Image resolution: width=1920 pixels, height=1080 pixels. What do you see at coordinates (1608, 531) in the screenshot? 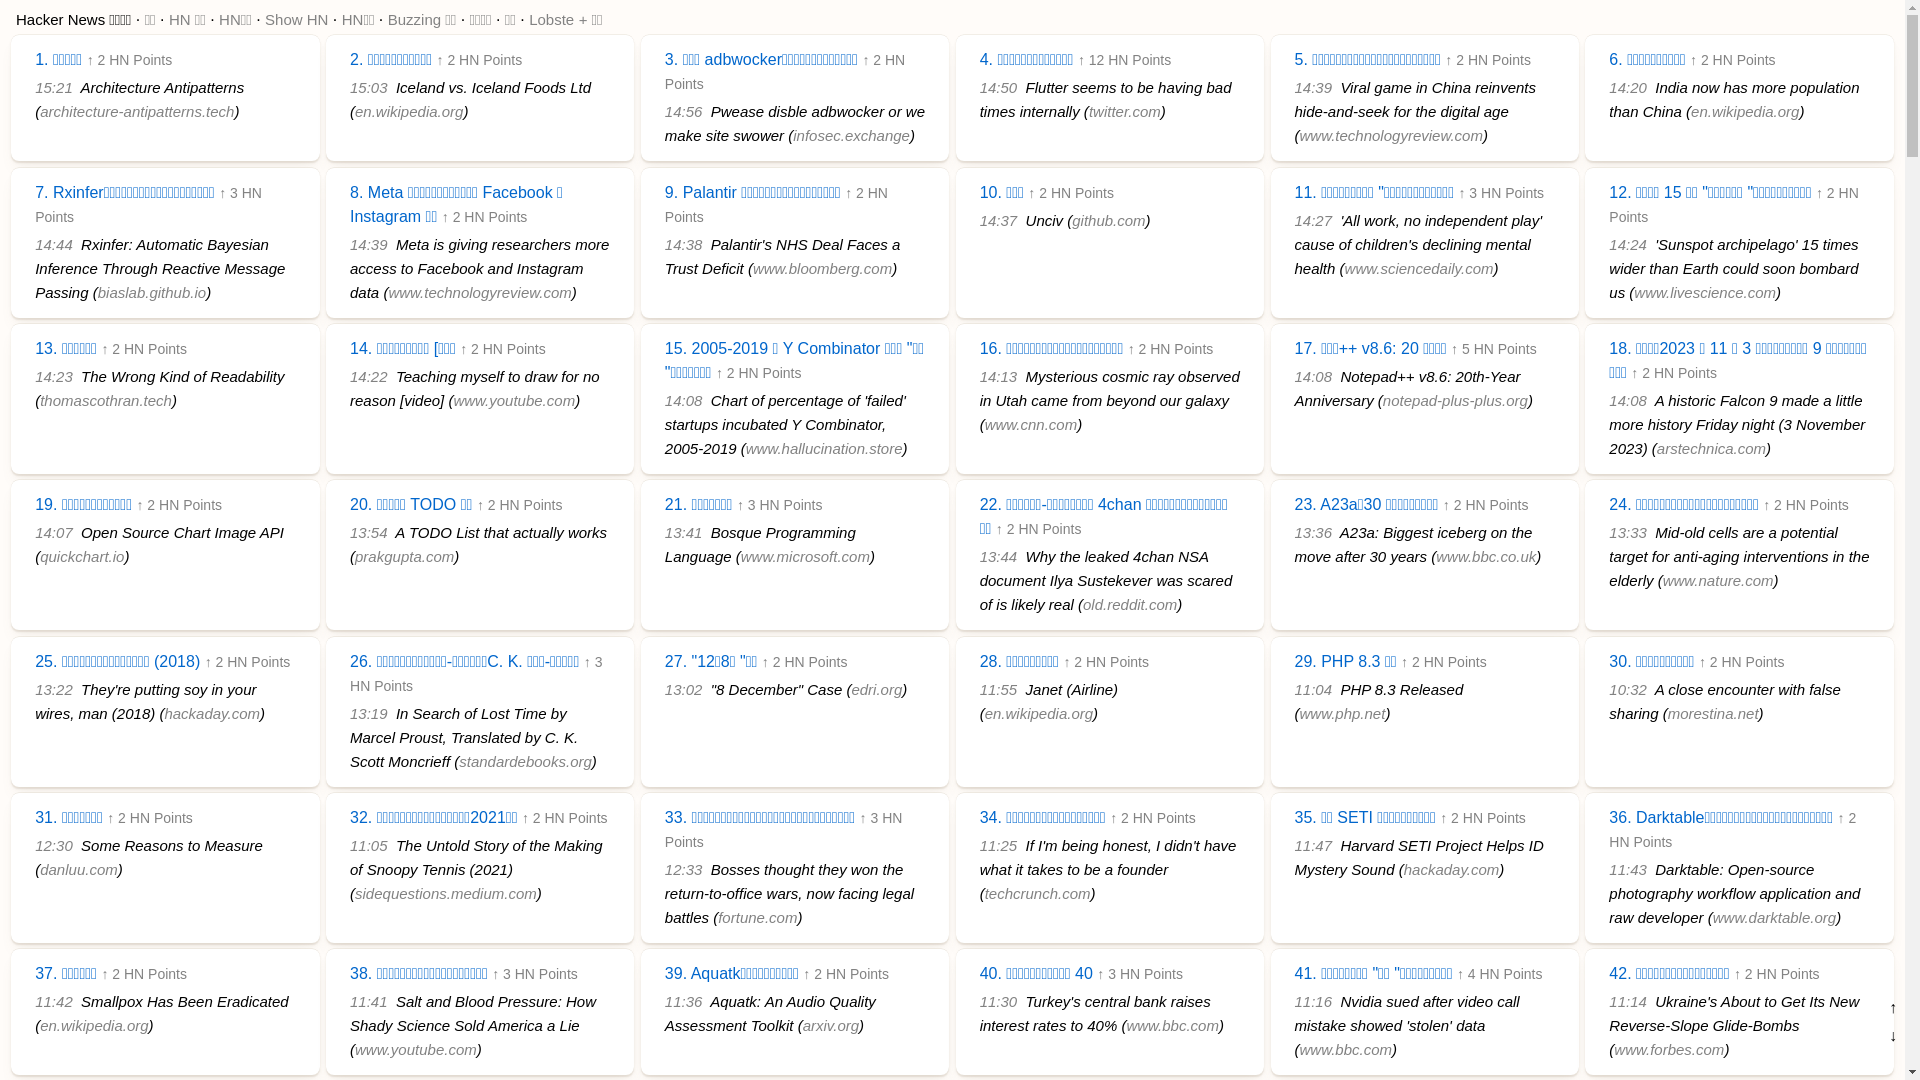
I see `'13:33'` at bounding box center [1608, 531].